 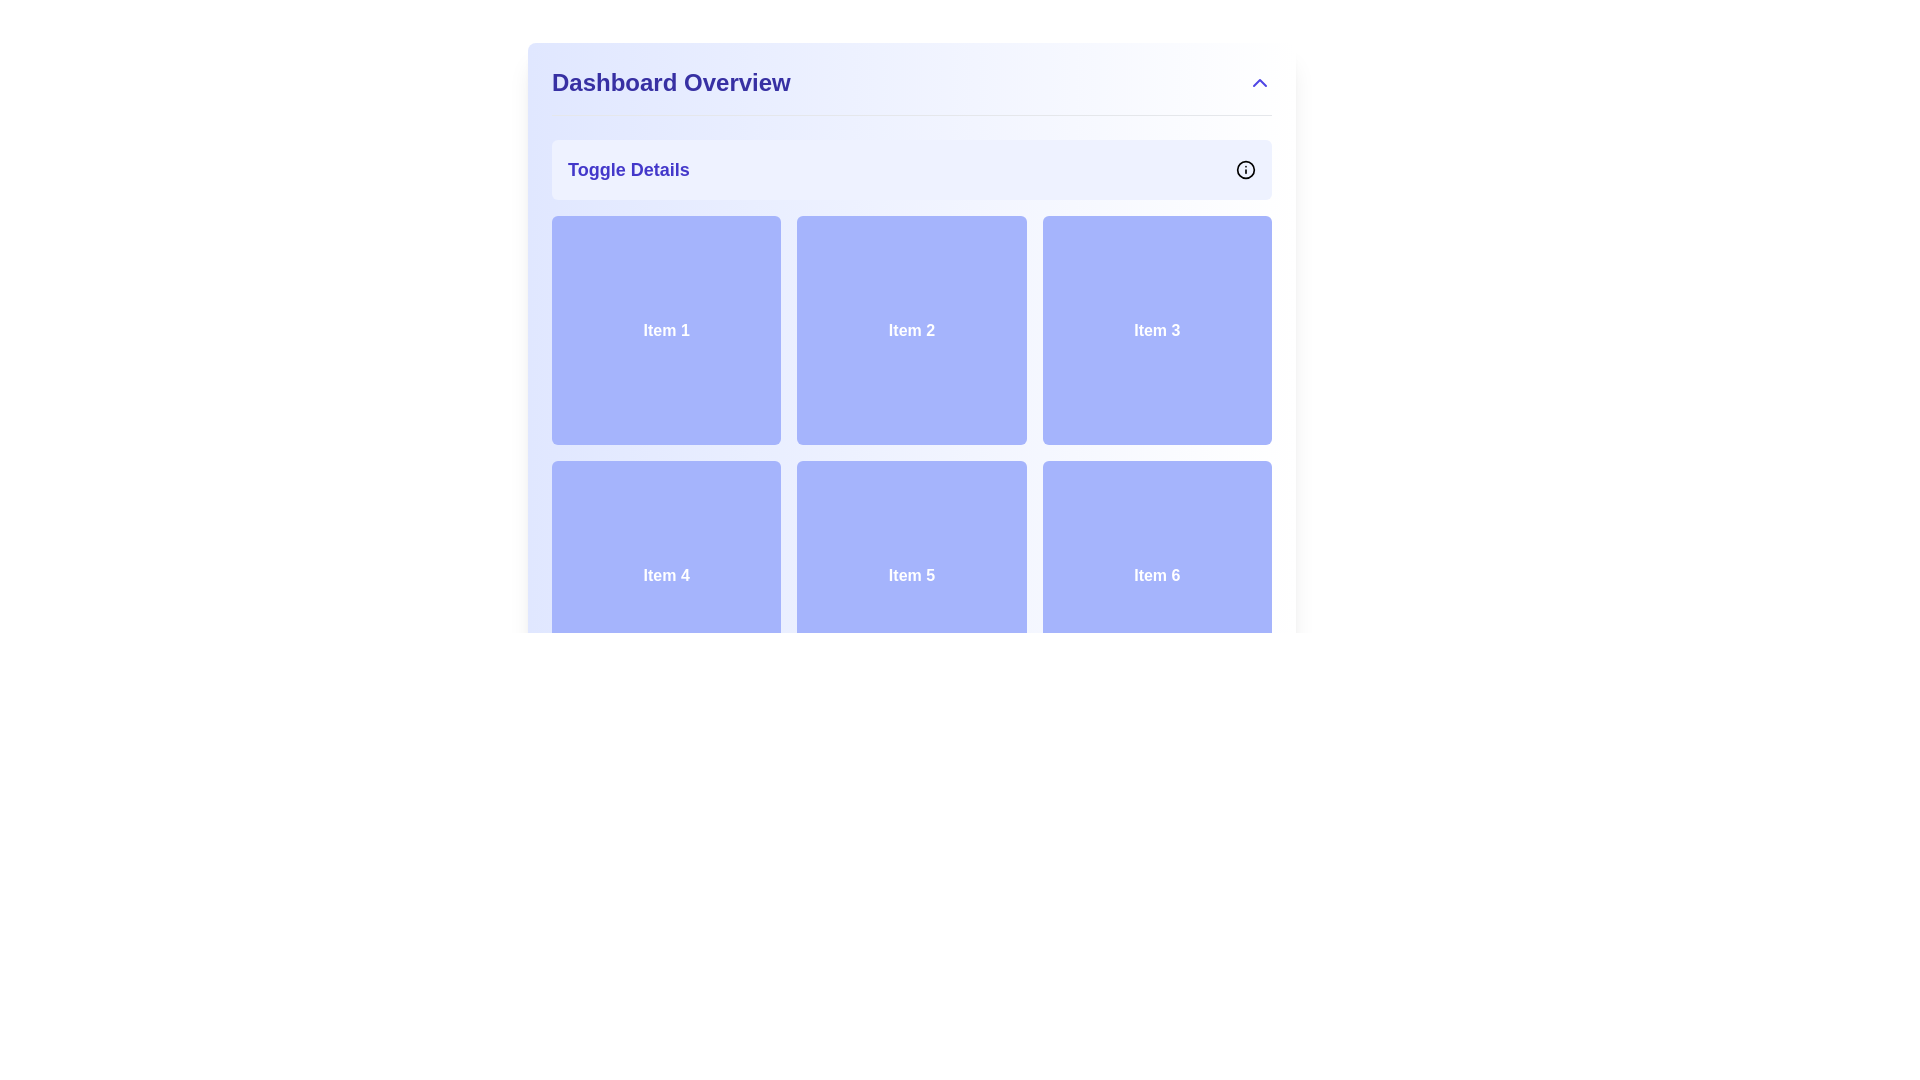 I want to click on the Label or Static Text element displaying 'Item 1' in the Dashboard Overview section, which has a light indigo background and white bold text, so click(x=666, y=329).